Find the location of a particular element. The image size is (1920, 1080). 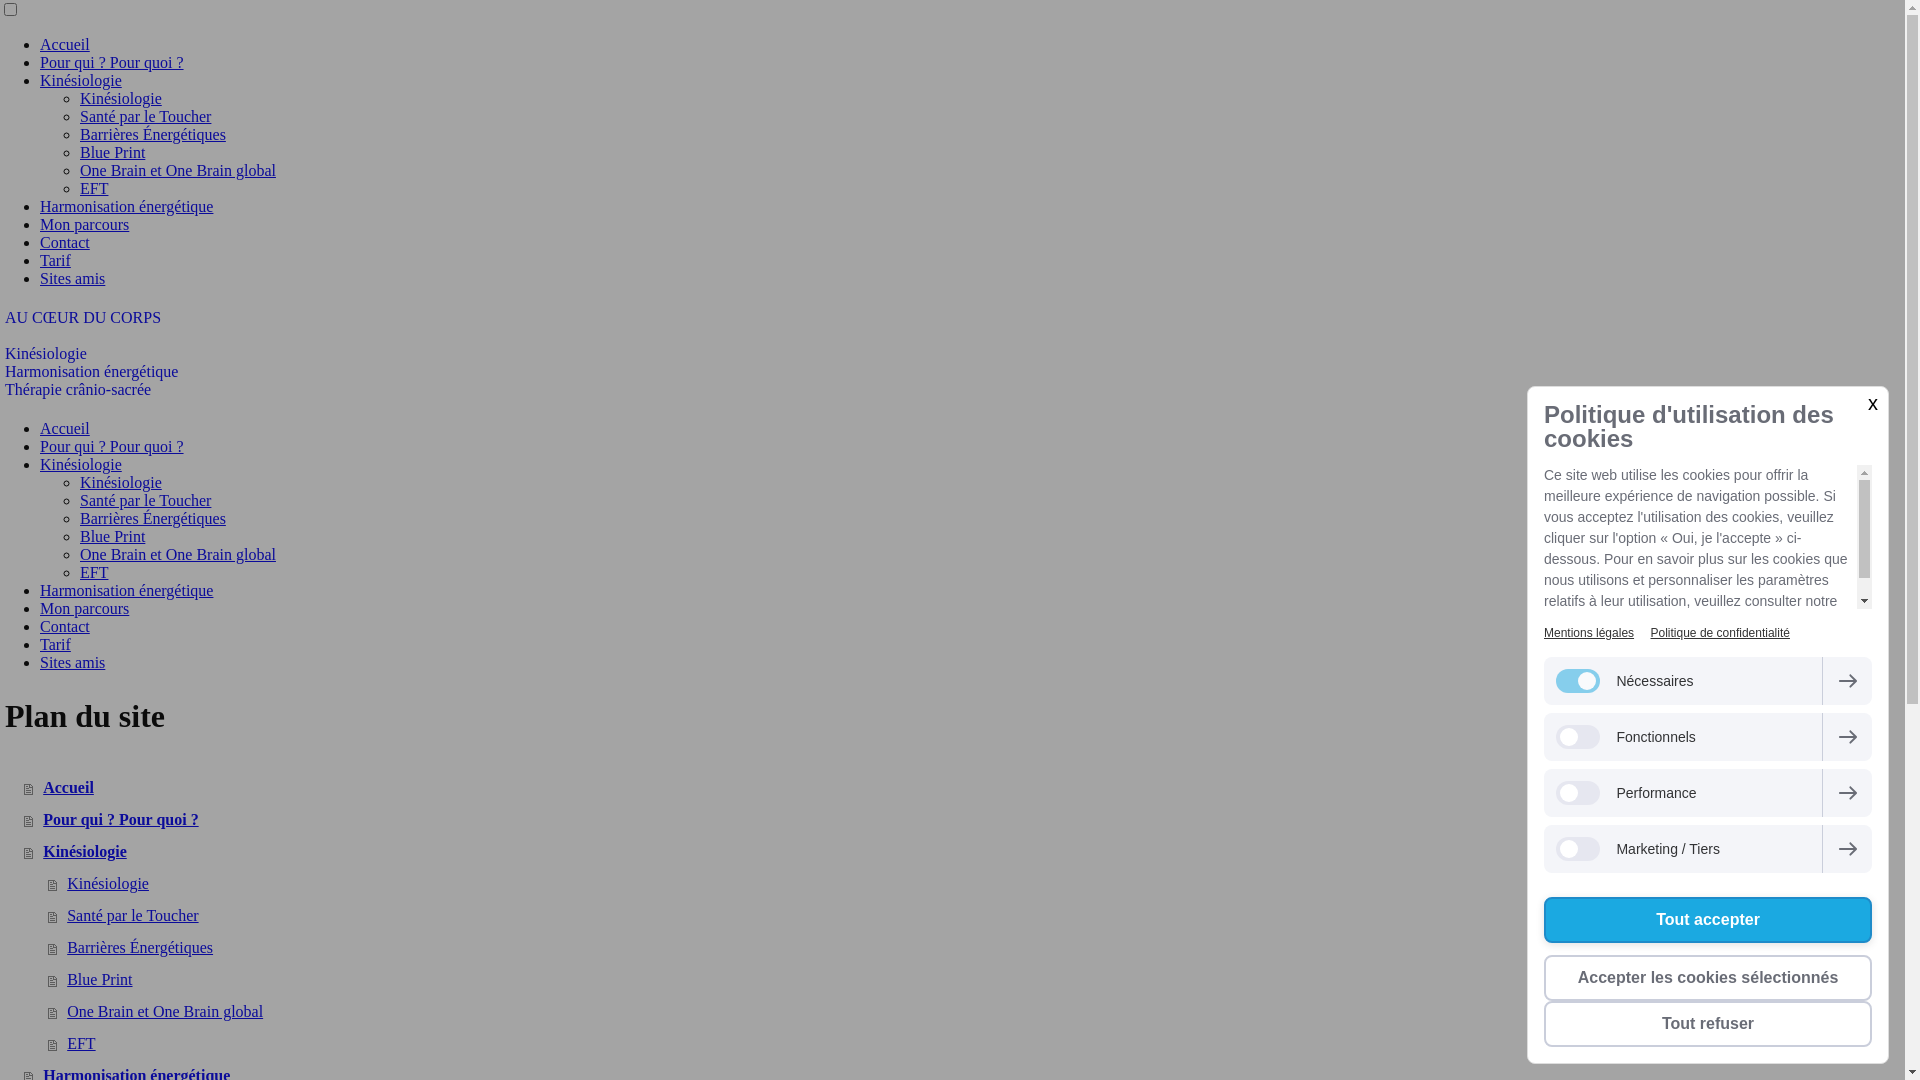

'Accueil' is located at coordinates (24, 786).